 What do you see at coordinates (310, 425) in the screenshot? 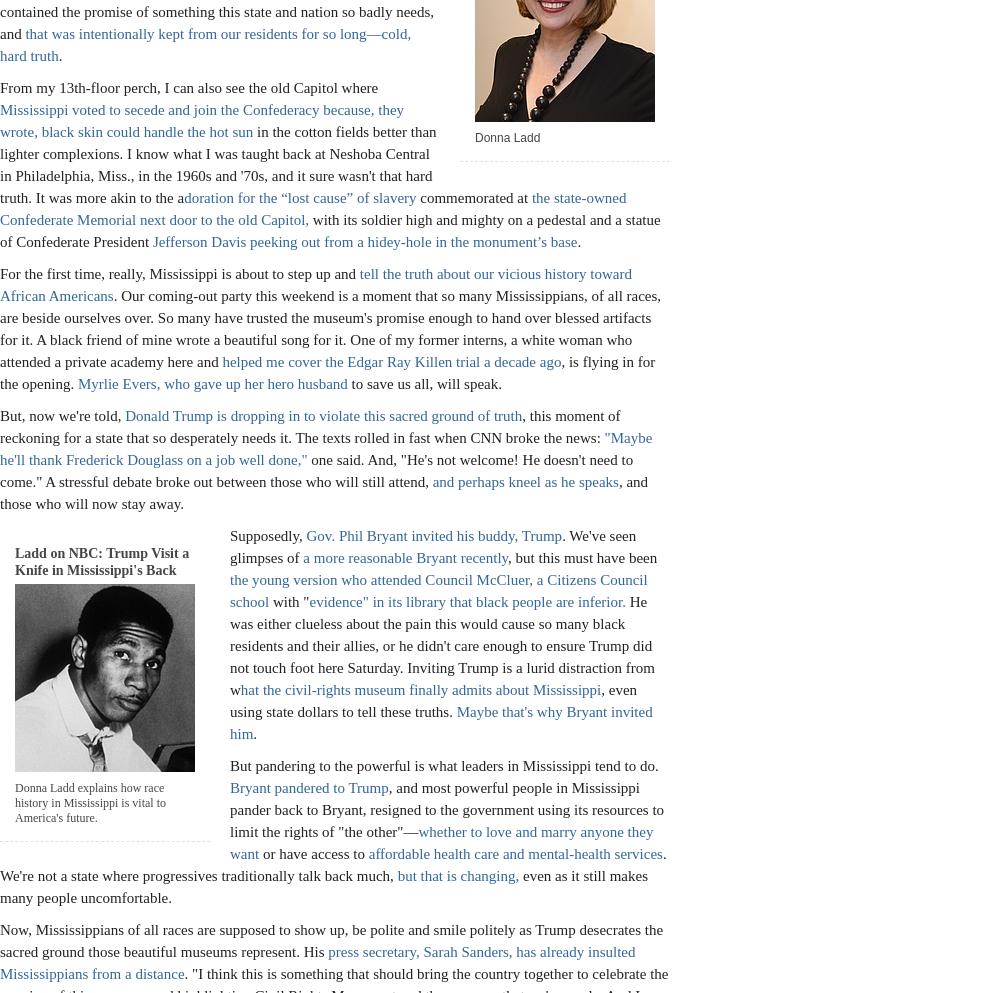
I see `', this moment of reckoning for a state that so desperately needs it. The texts rolled in fast when CNN broke the news:'` at bounding box center [310, 425].